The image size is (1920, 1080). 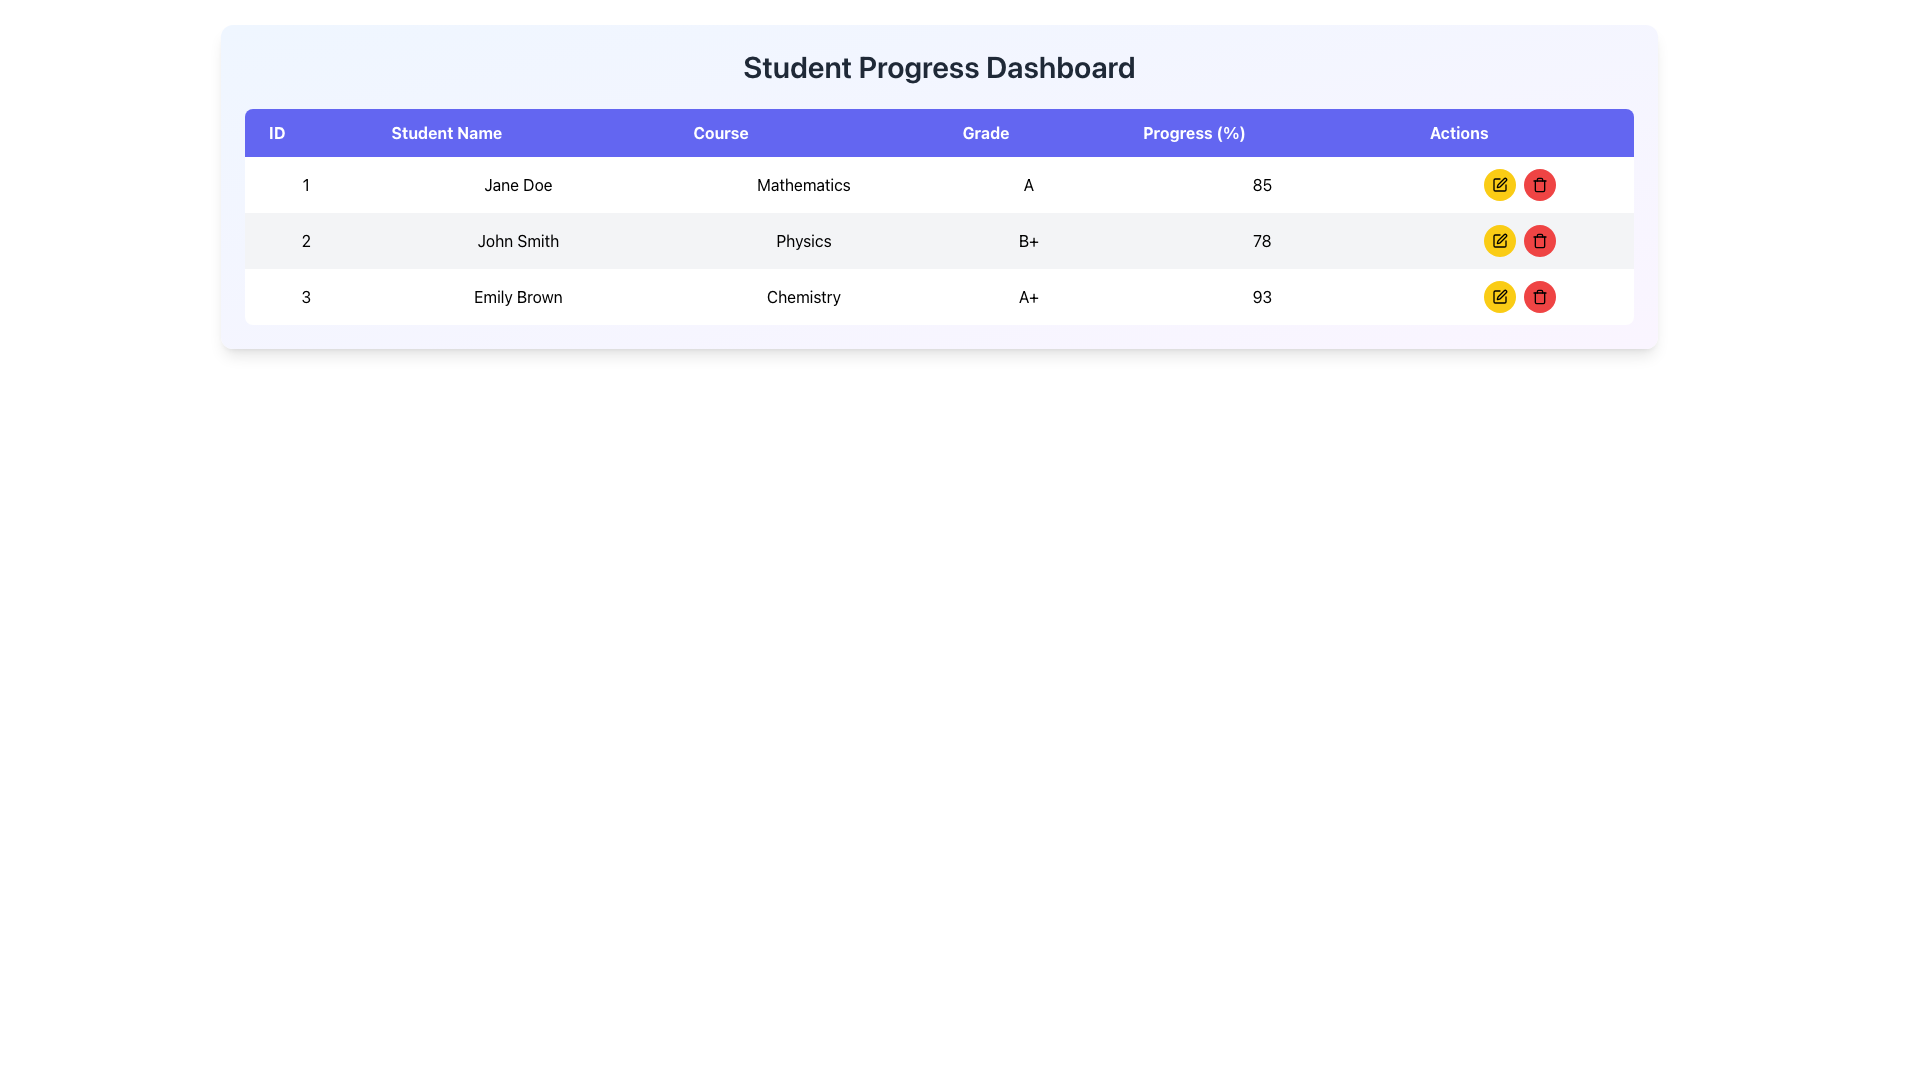 I want to click on the progress percentage text for Jane Doe, located in the fifth cell of the row under the header 'Progress (%)', so click(x=1261, y=185).